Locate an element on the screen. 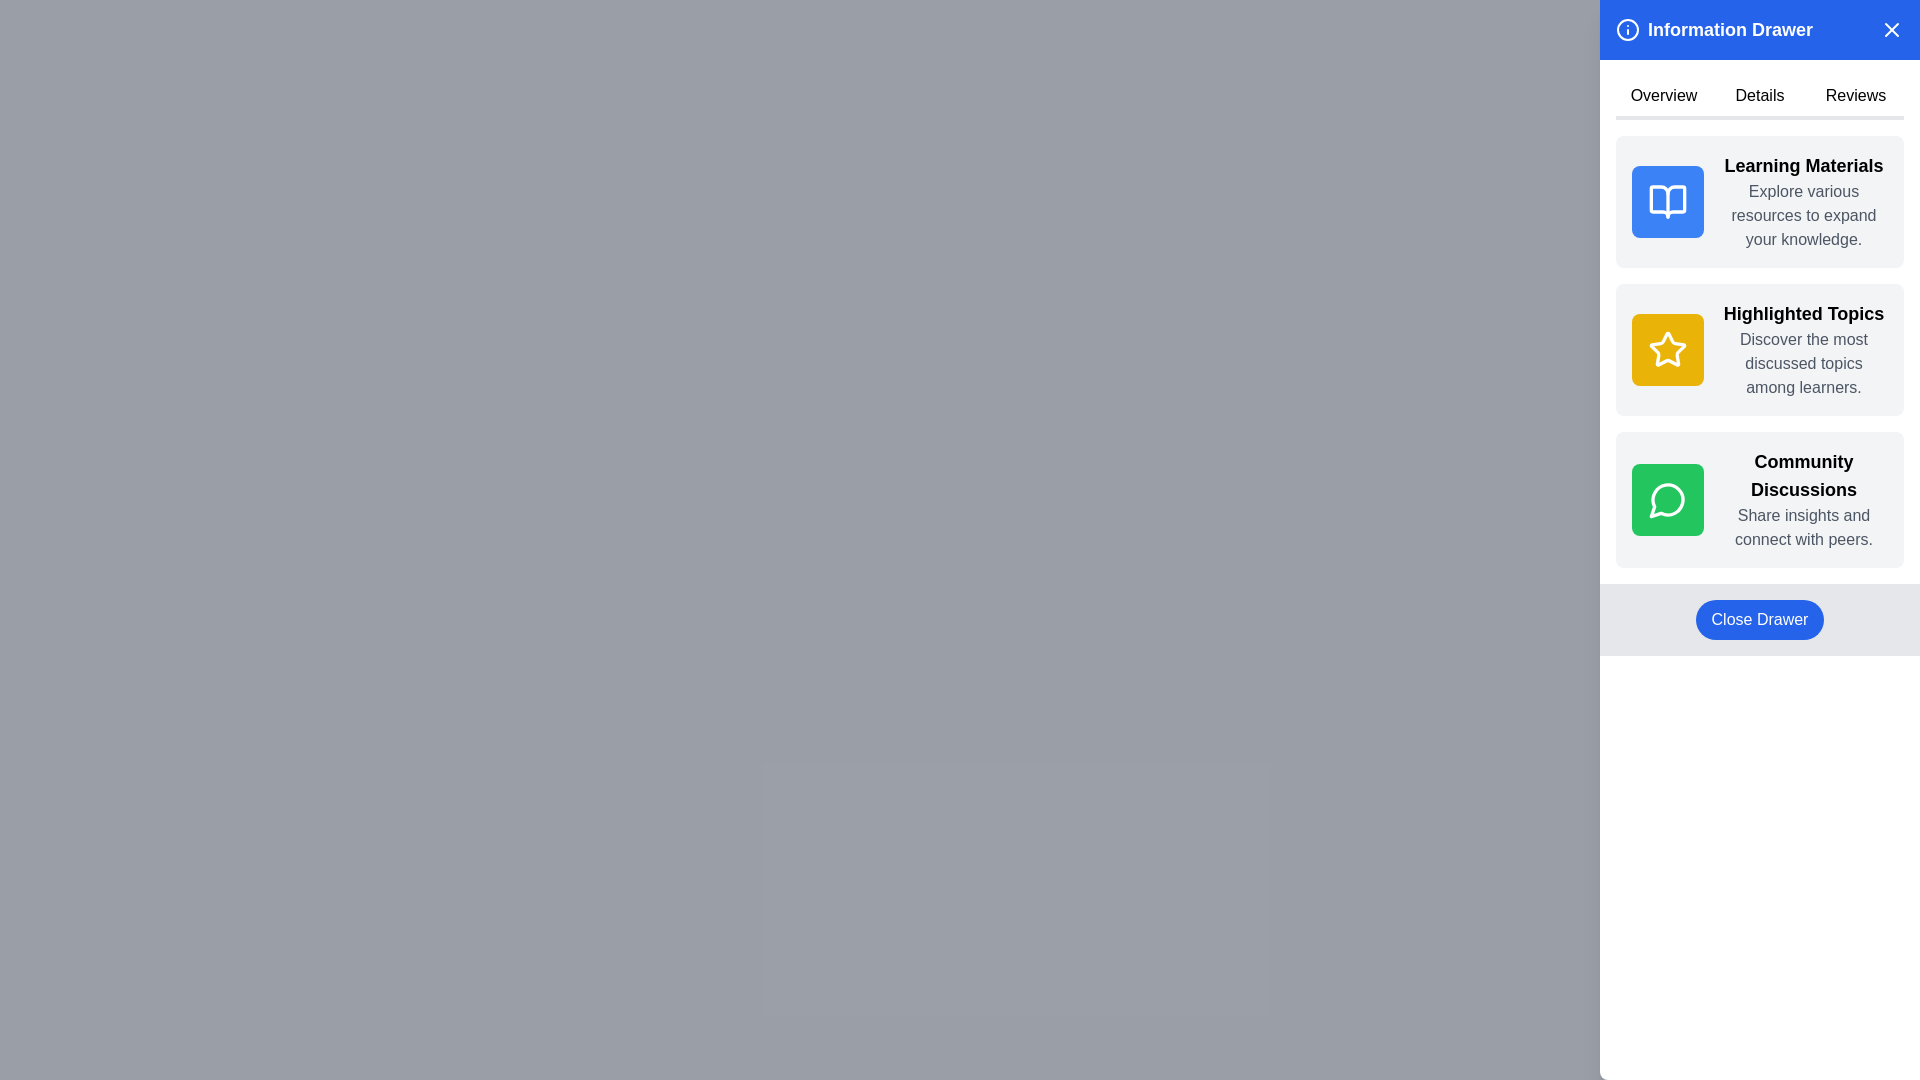  the open book icon with a blue background located on the topmost card titled 'Learning Materials' in the central column of the sidebar is located at coordinates (1668, 201).